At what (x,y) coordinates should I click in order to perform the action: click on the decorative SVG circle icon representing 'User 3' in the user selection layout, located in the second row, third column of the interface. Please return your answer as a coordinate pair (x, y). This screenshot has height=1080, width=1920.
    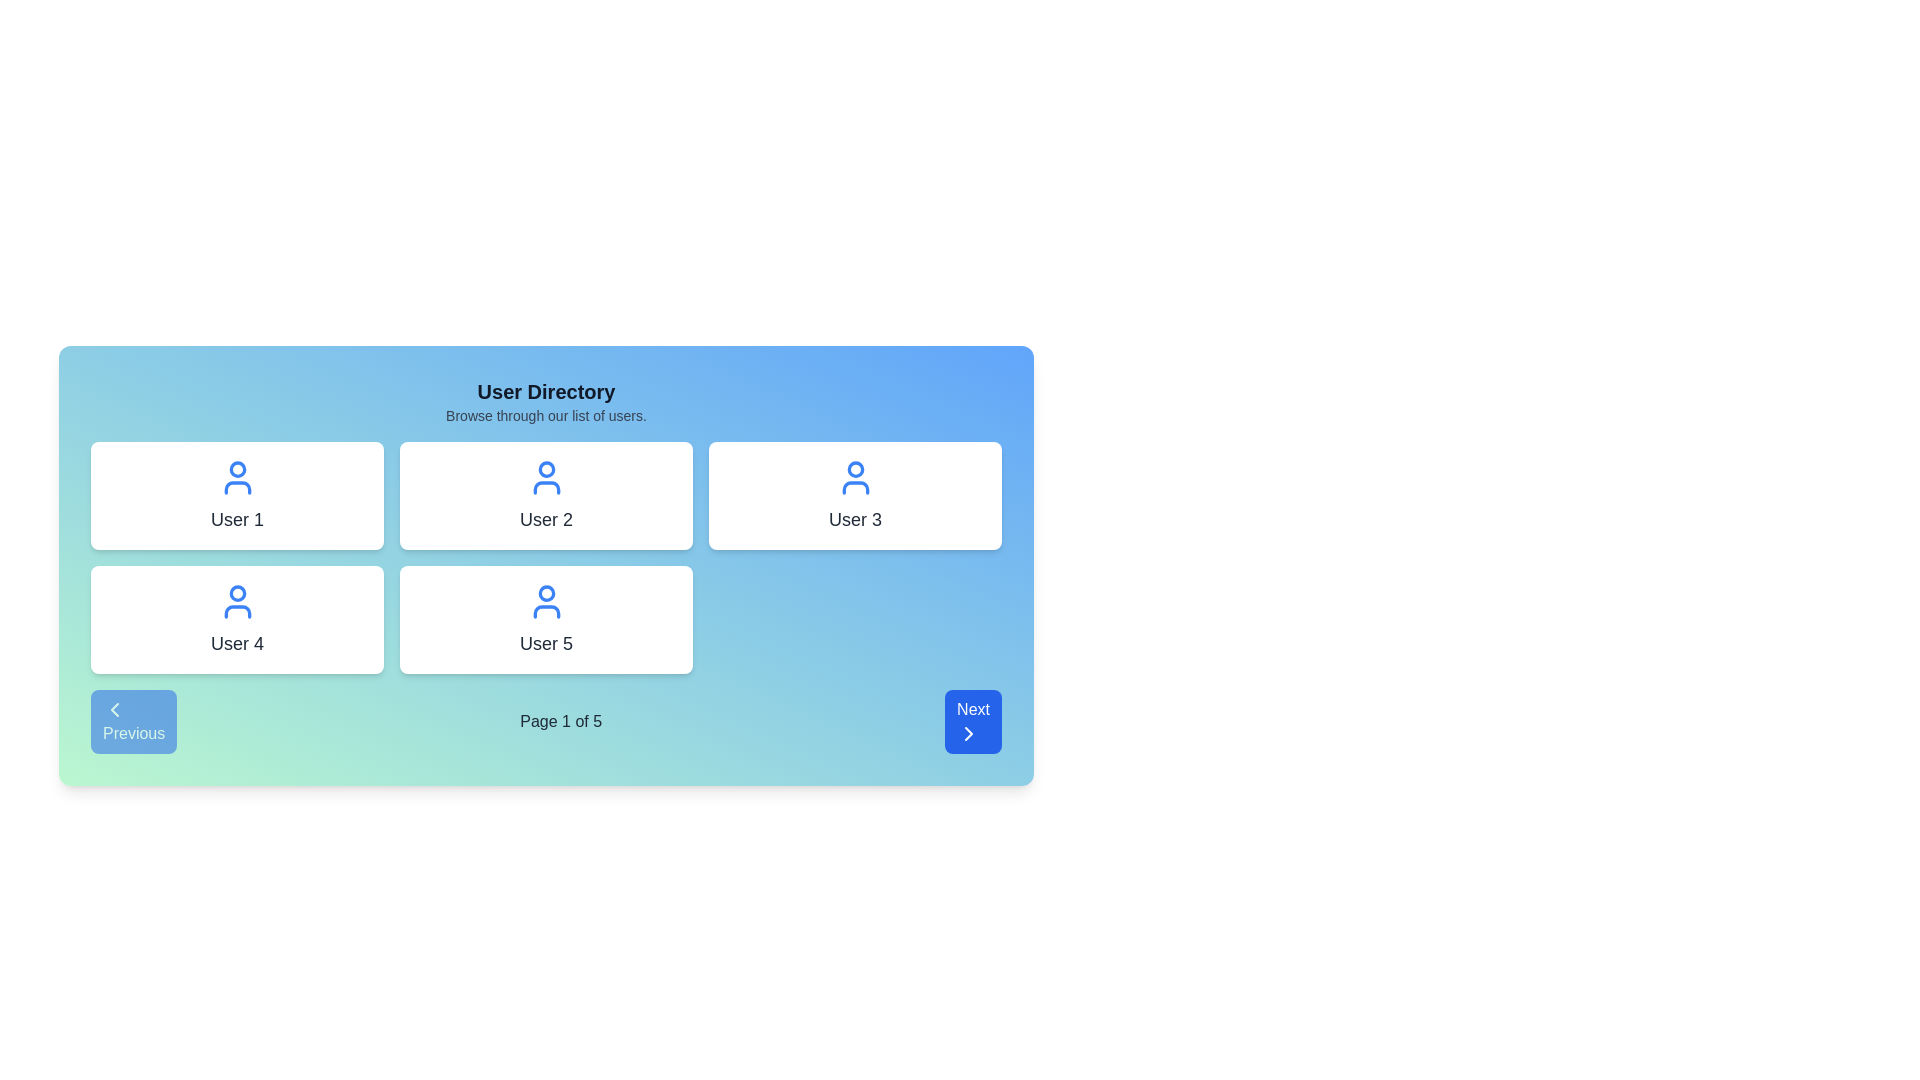
    Looking at the image, I should click on (855, 469).